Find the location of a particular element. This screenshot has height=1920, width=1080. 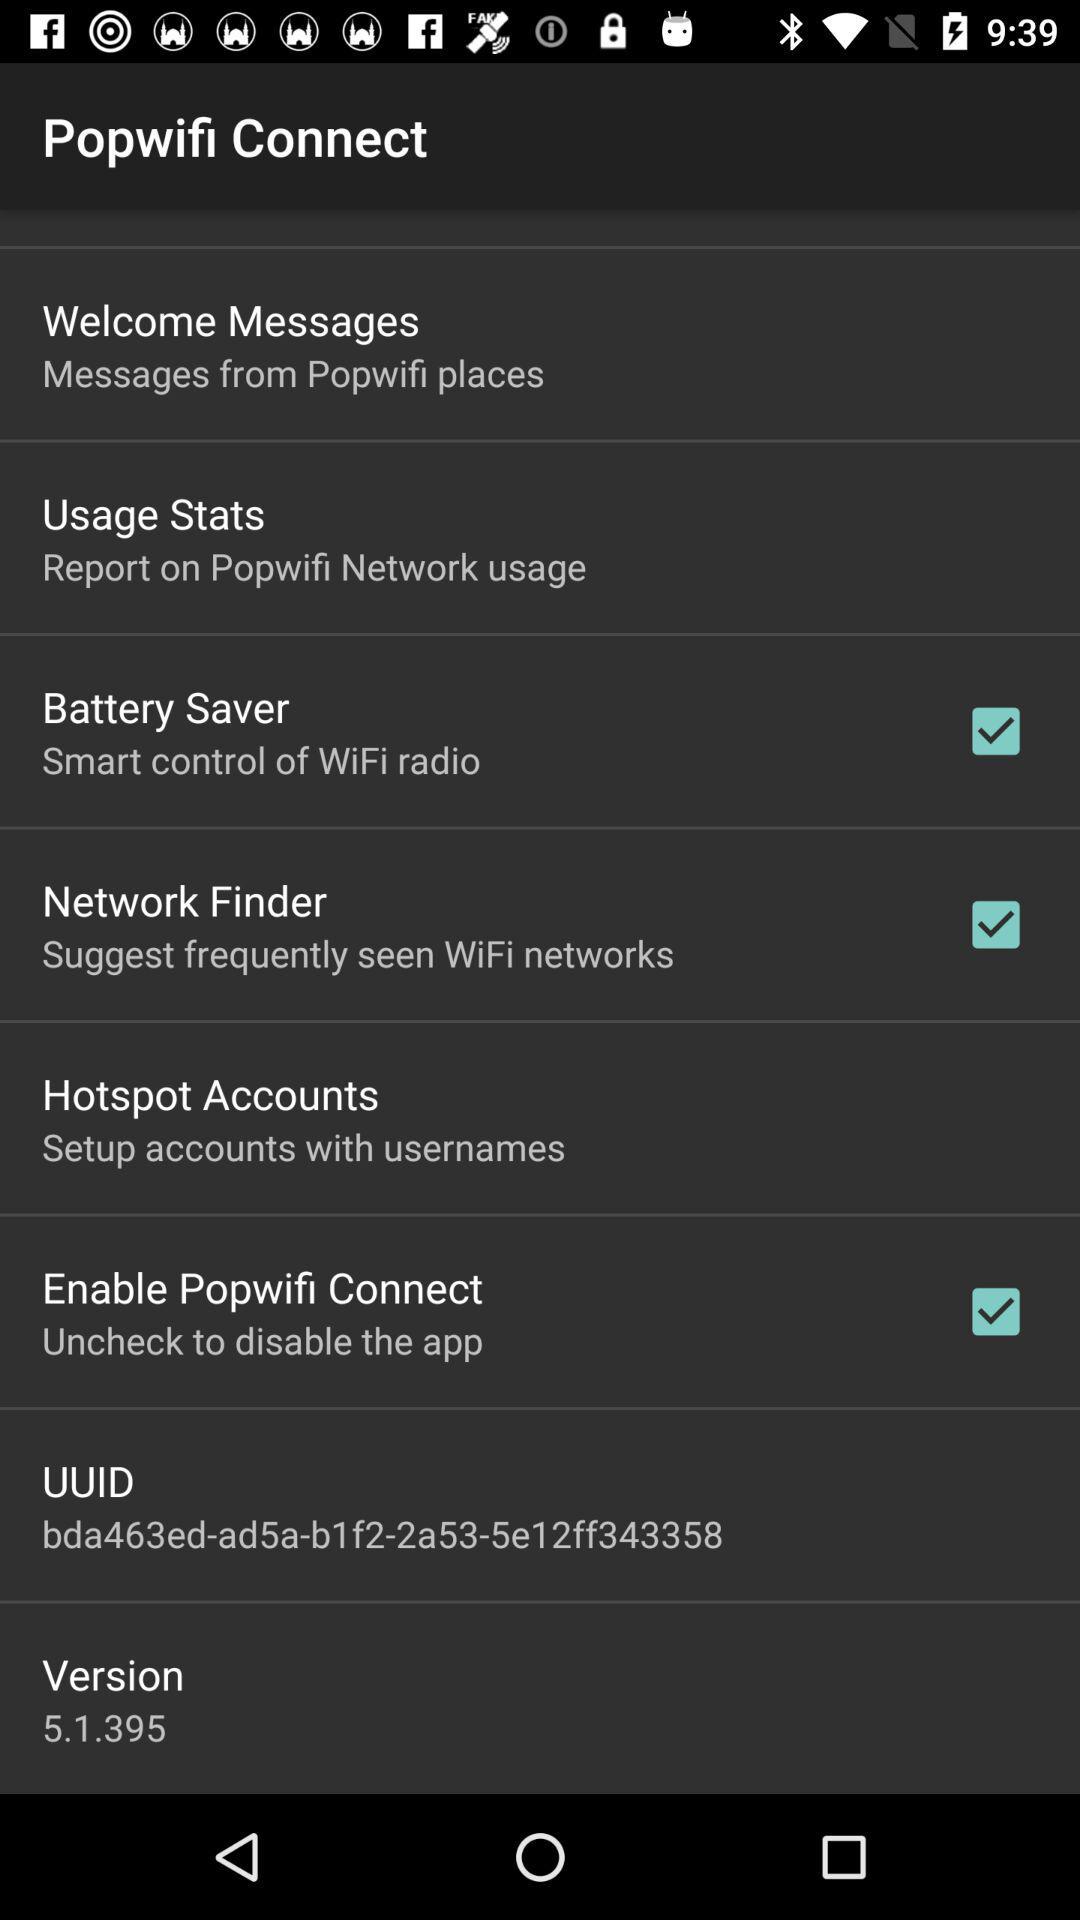

the app below the popwifi connect icon is located at coordinates (230, 318).